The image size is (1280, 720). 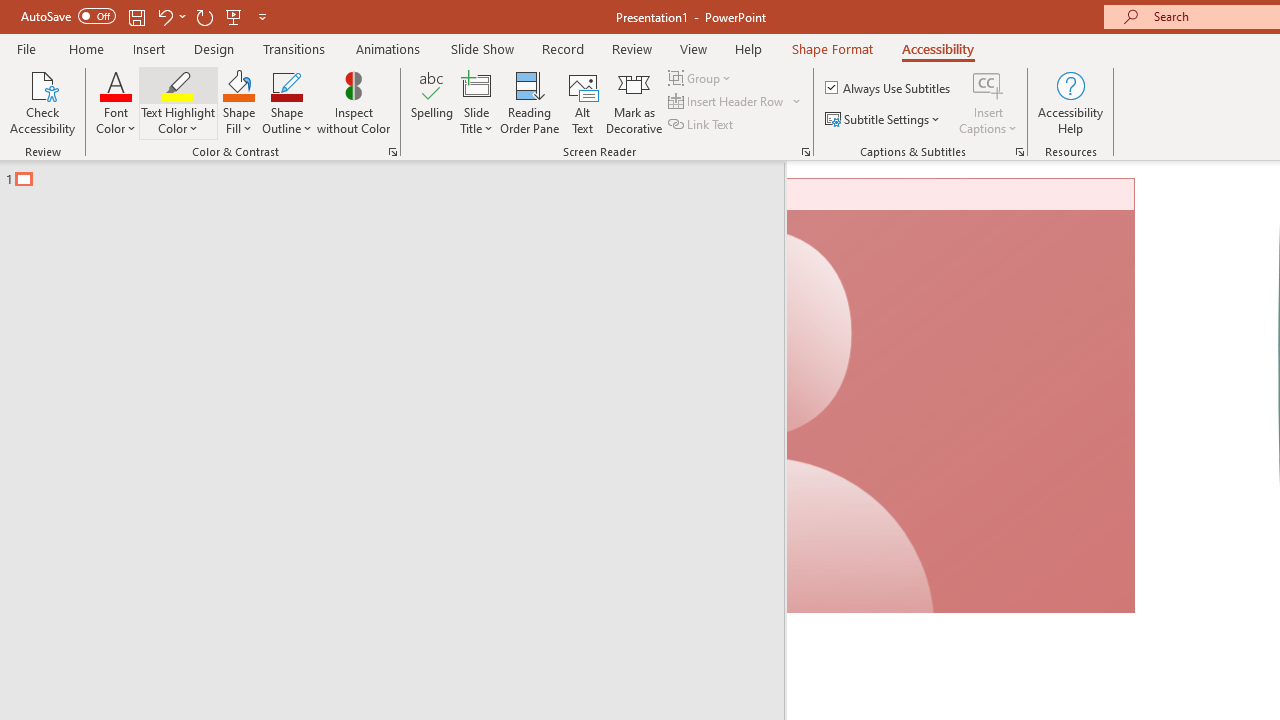 What do you see at coordinates (702, 124) in the screenshot?
I see `'Link Text'` at bounding box center [702, 124].